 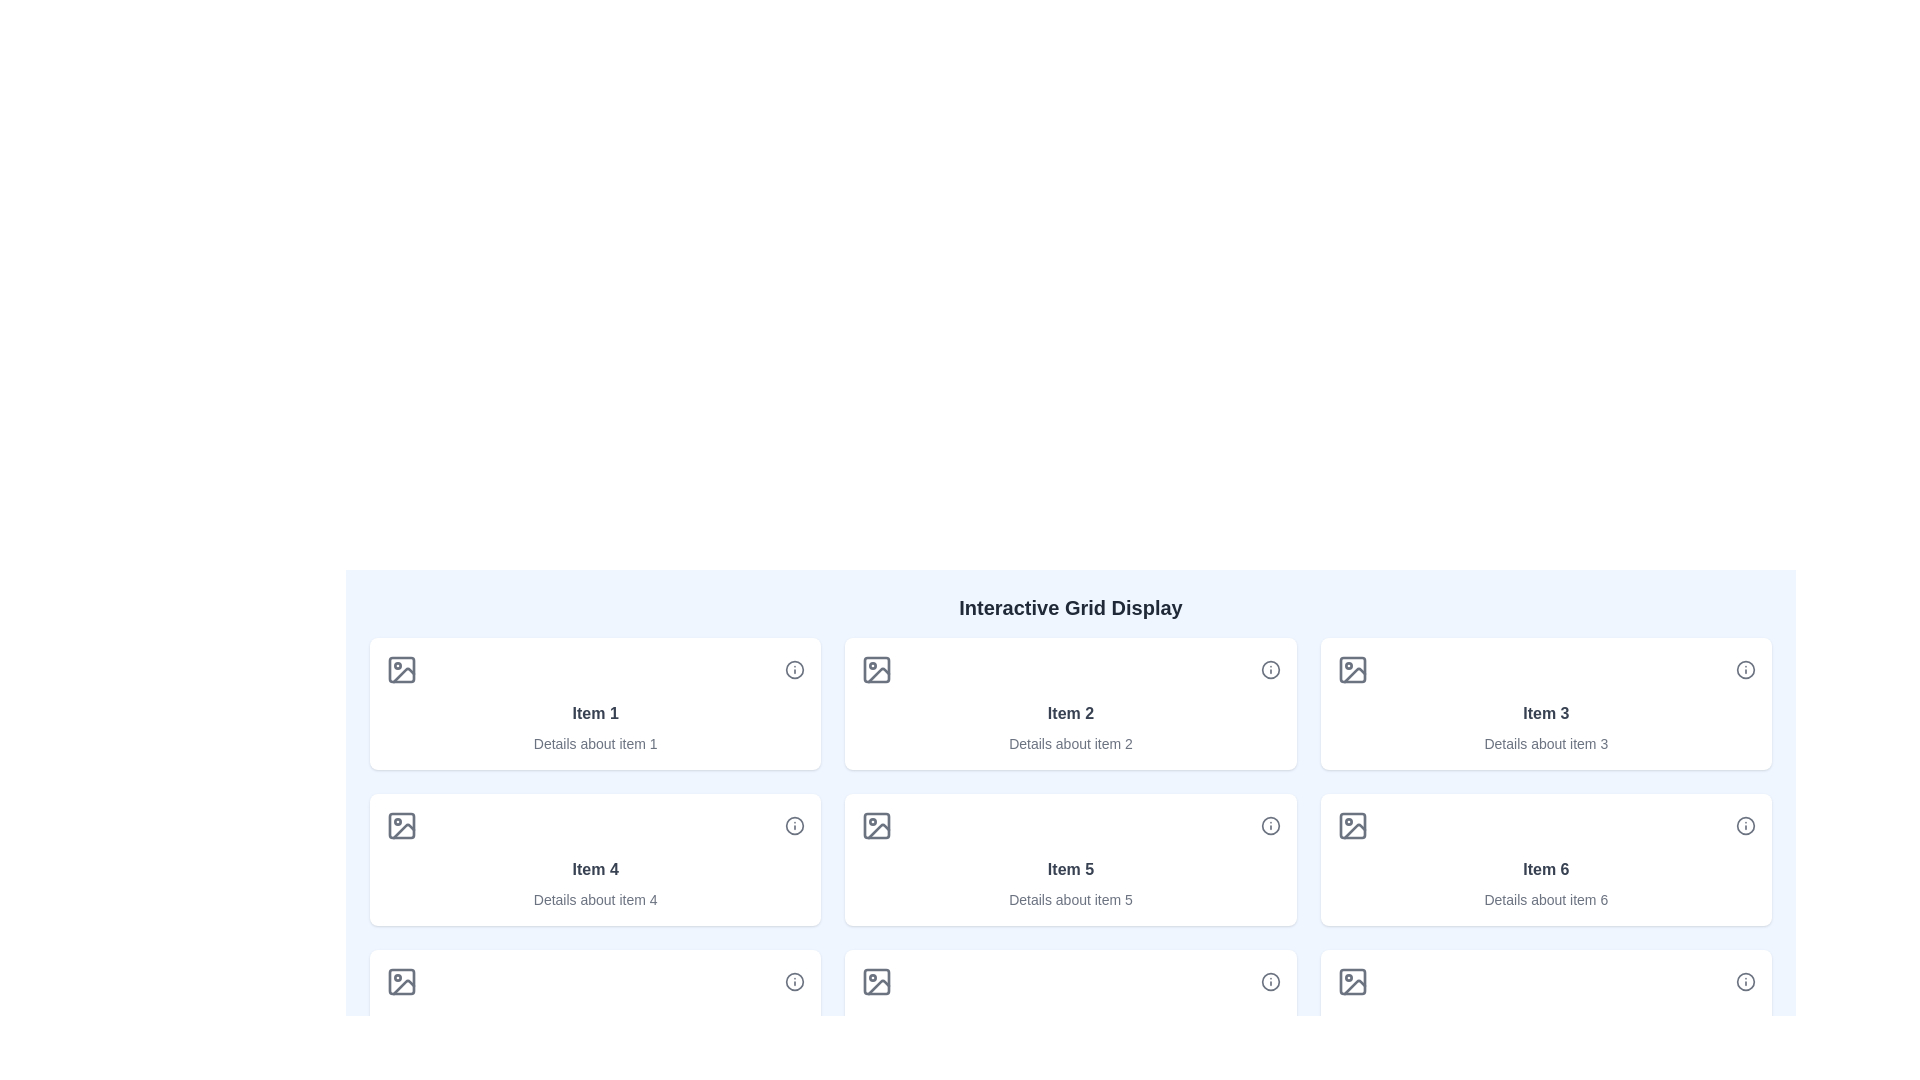 I want to click on the information icon located at the bottom-right corner of the interface, adjacent to 'Item 6', which provides additional details related to 'Item 6', so click(x=1269, y=981).